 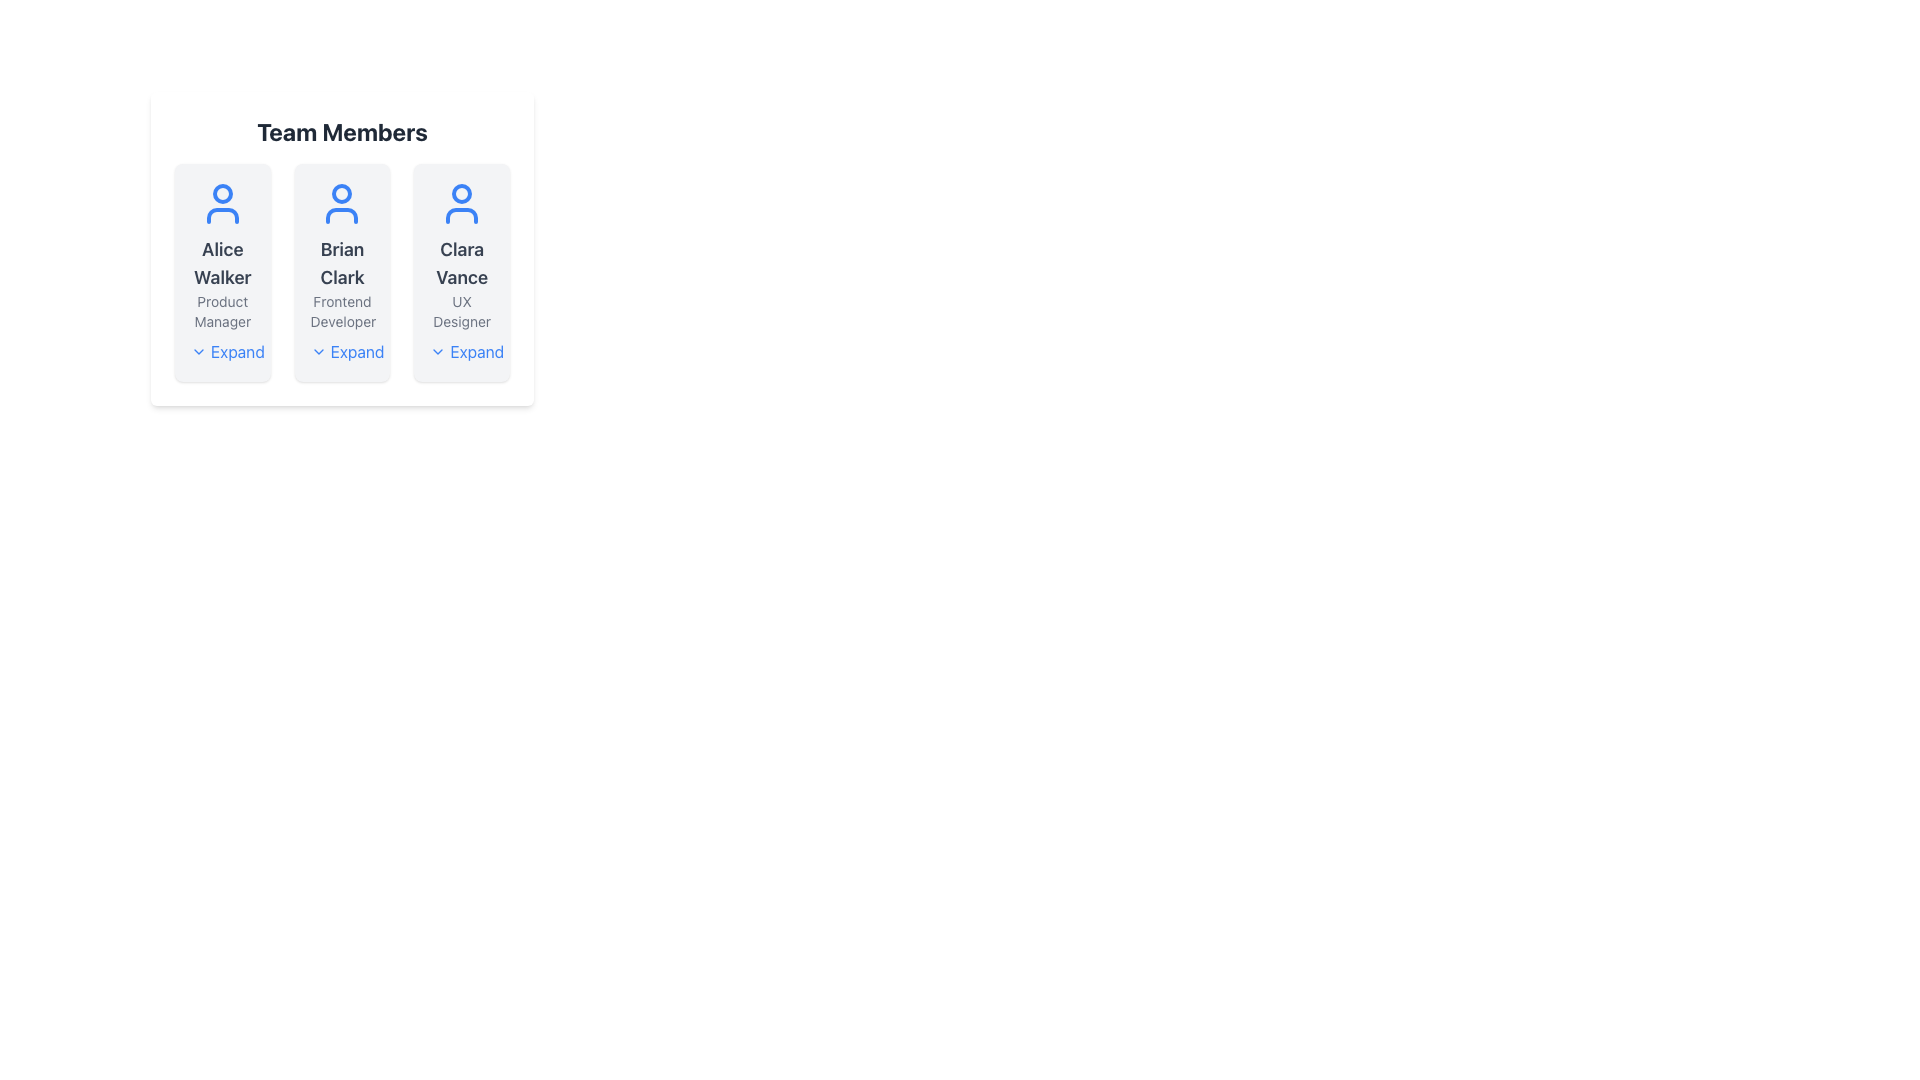 I want to click on the SVG Circle located inside the user profile icon for 'Alice Walker - Product Manager', which is central to the circular frame of the profile depiction, so click(x=222, y=193).